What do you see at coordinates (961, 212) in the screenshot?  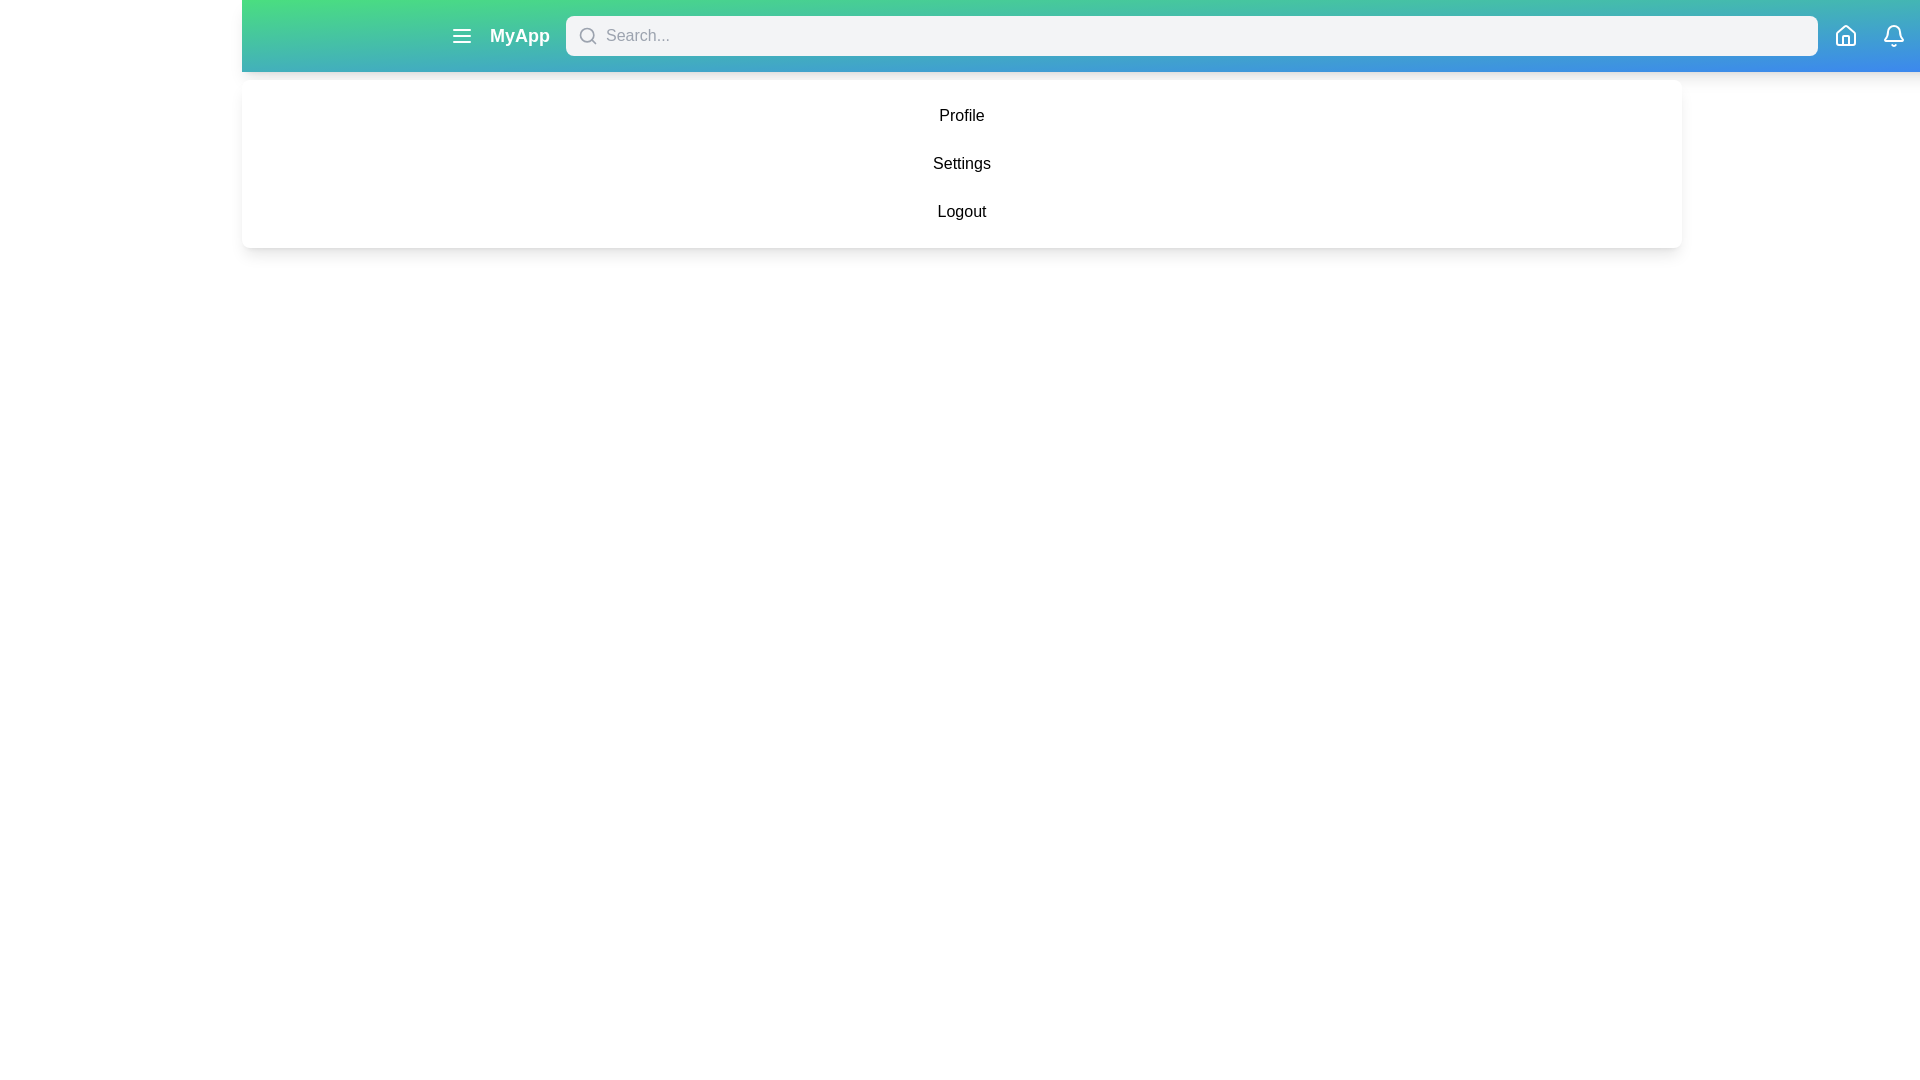 I see `the logout text button located within the dropdown menu, positioned between the 'Settings' option and no other elements, to provide a visual cue` at bounding box center [961, 212].